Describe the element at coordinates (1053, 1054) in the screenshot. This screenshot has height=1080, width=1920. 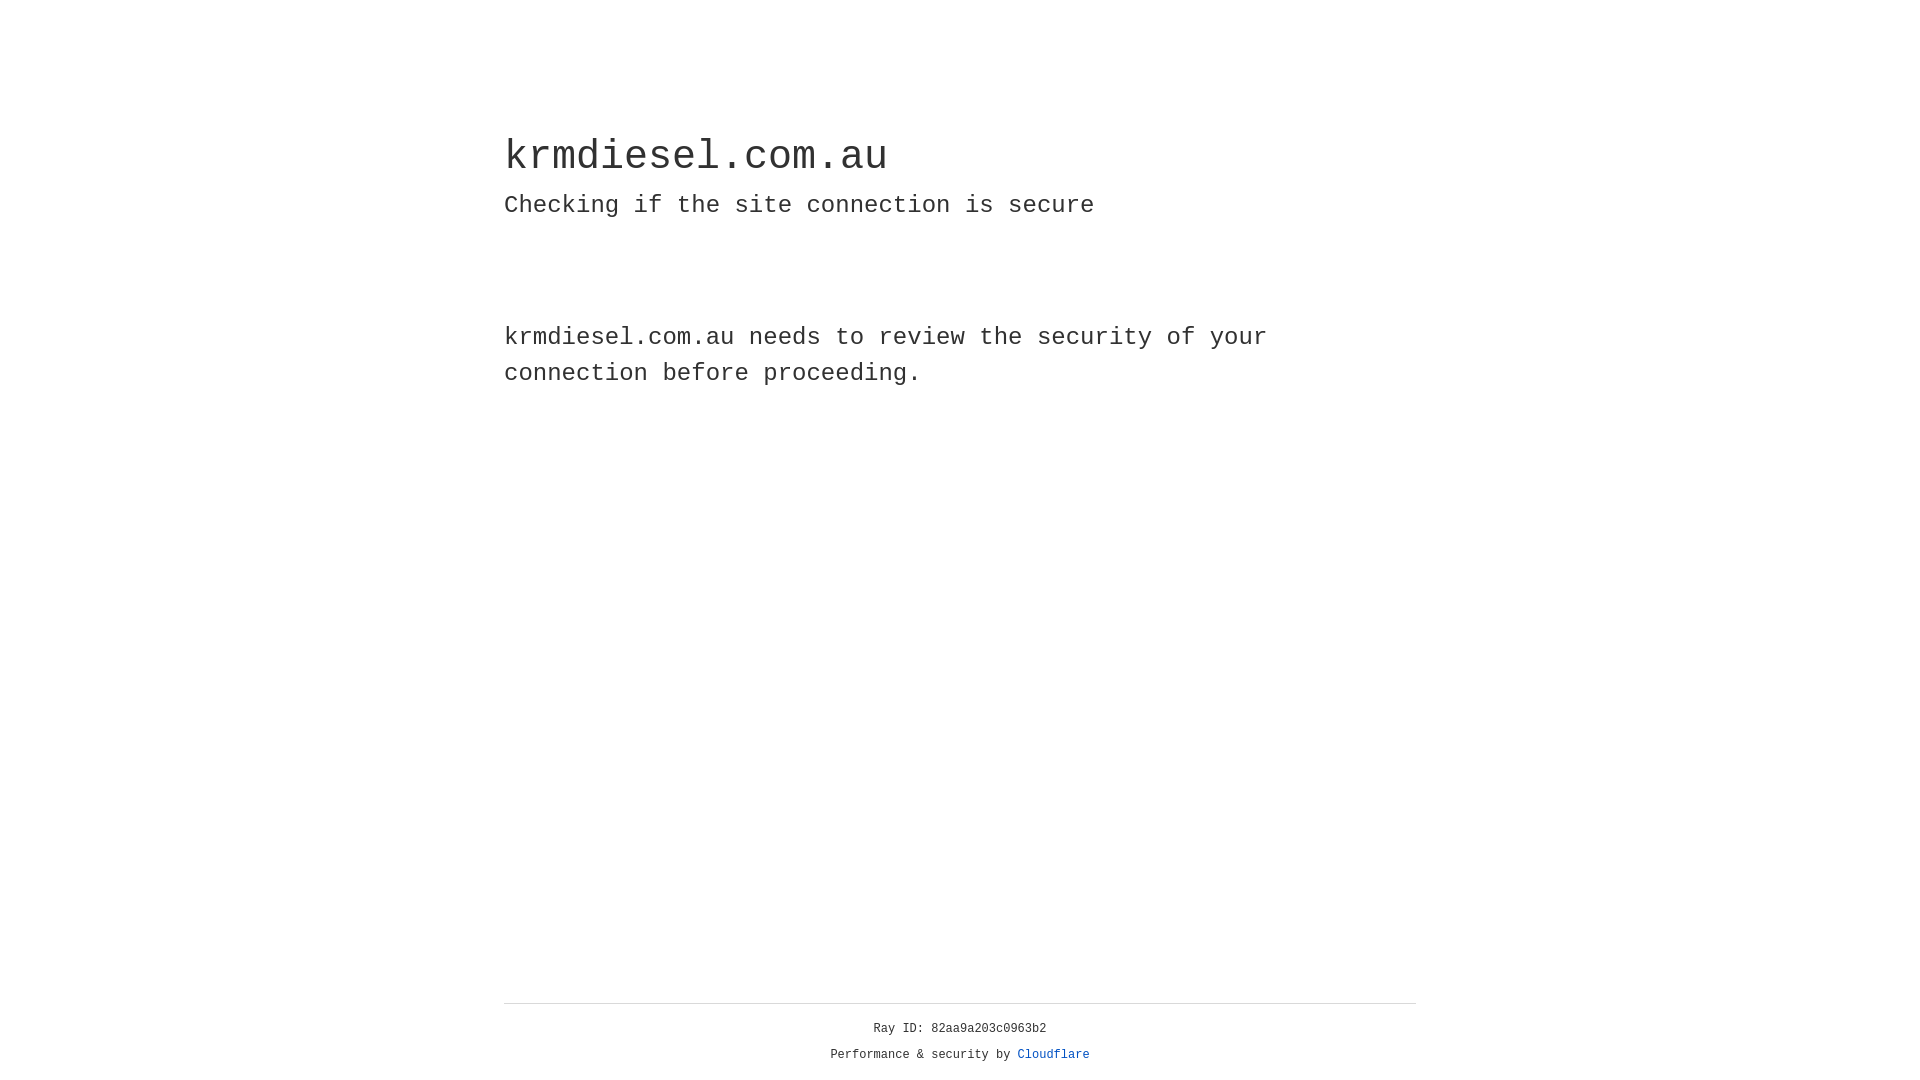
I see `'Cloudflare'` at that location.